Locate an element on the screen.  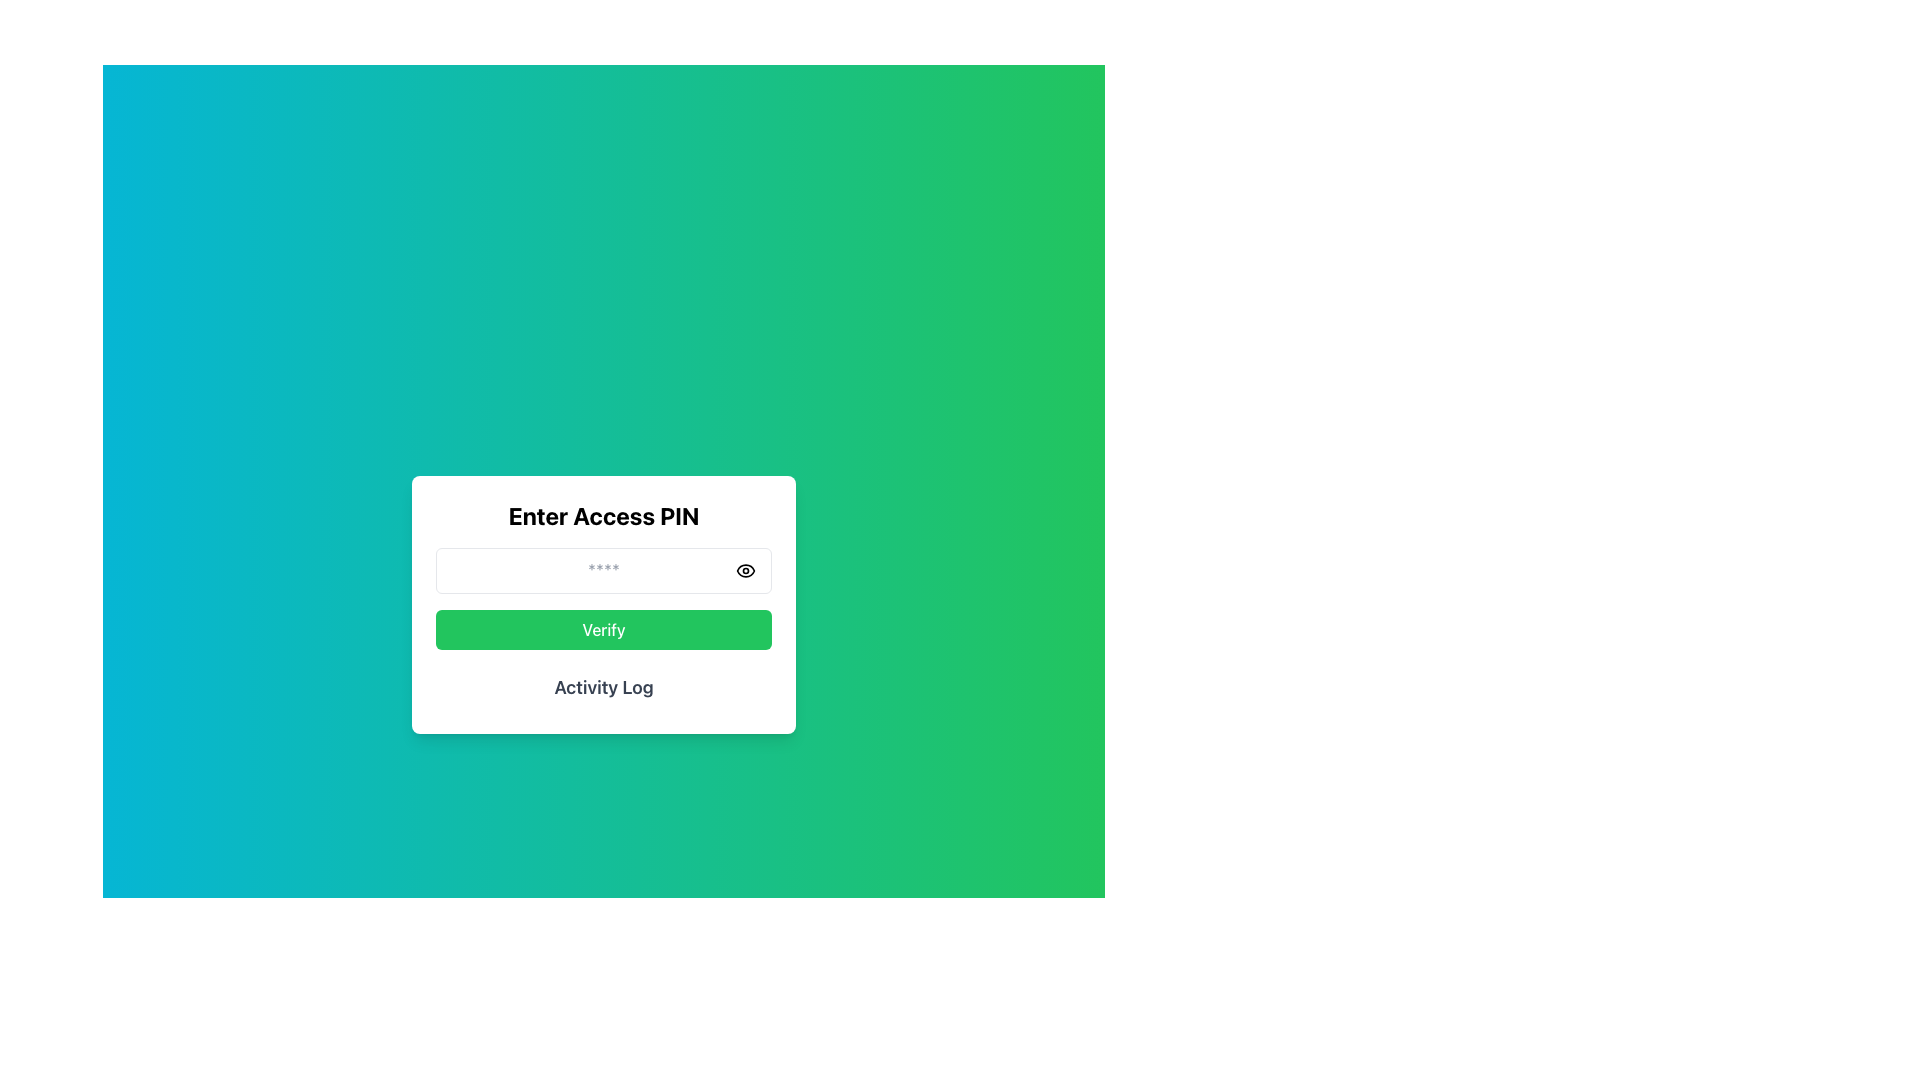
the 'Verify' button, which is a rectangular button with a green background and white text is located at coordinates (603, 628).